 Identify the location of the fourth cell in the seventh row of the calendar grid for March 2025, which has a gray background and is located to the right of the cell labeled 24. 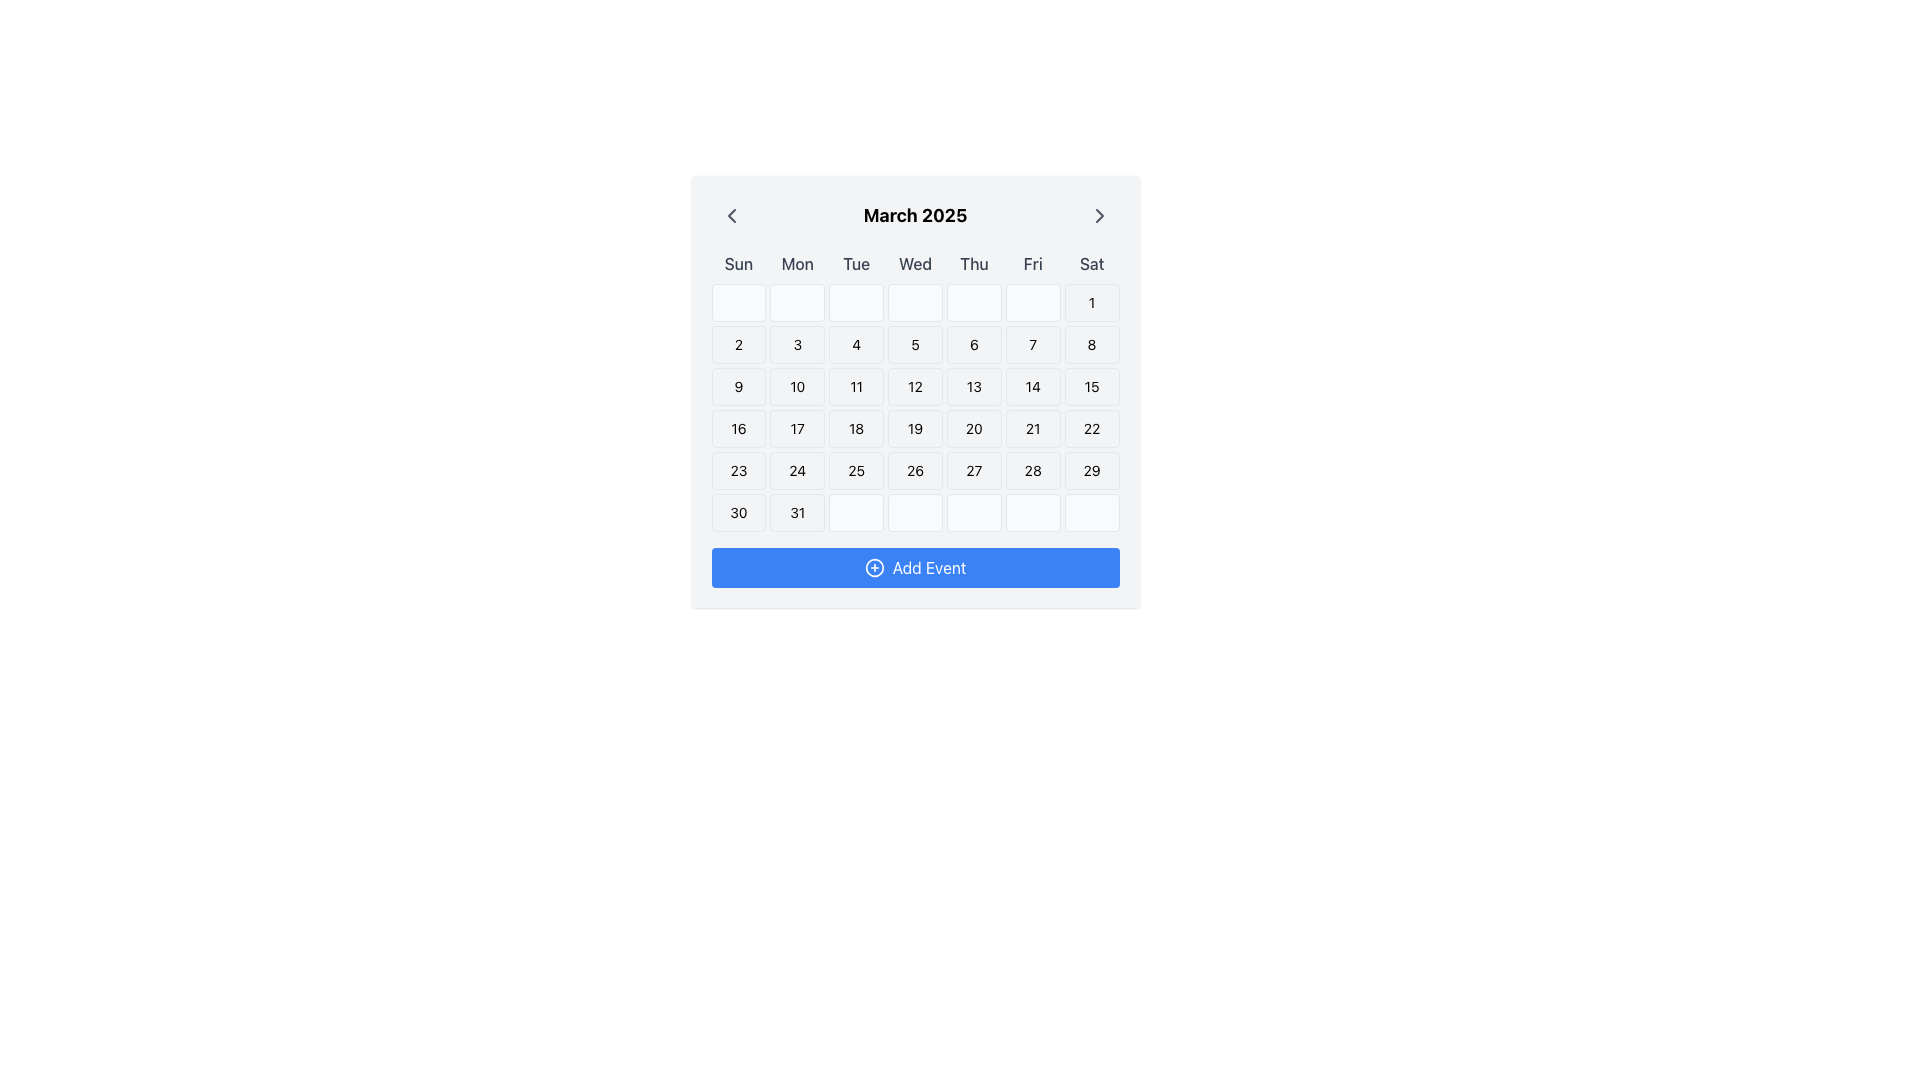
(856, 512).